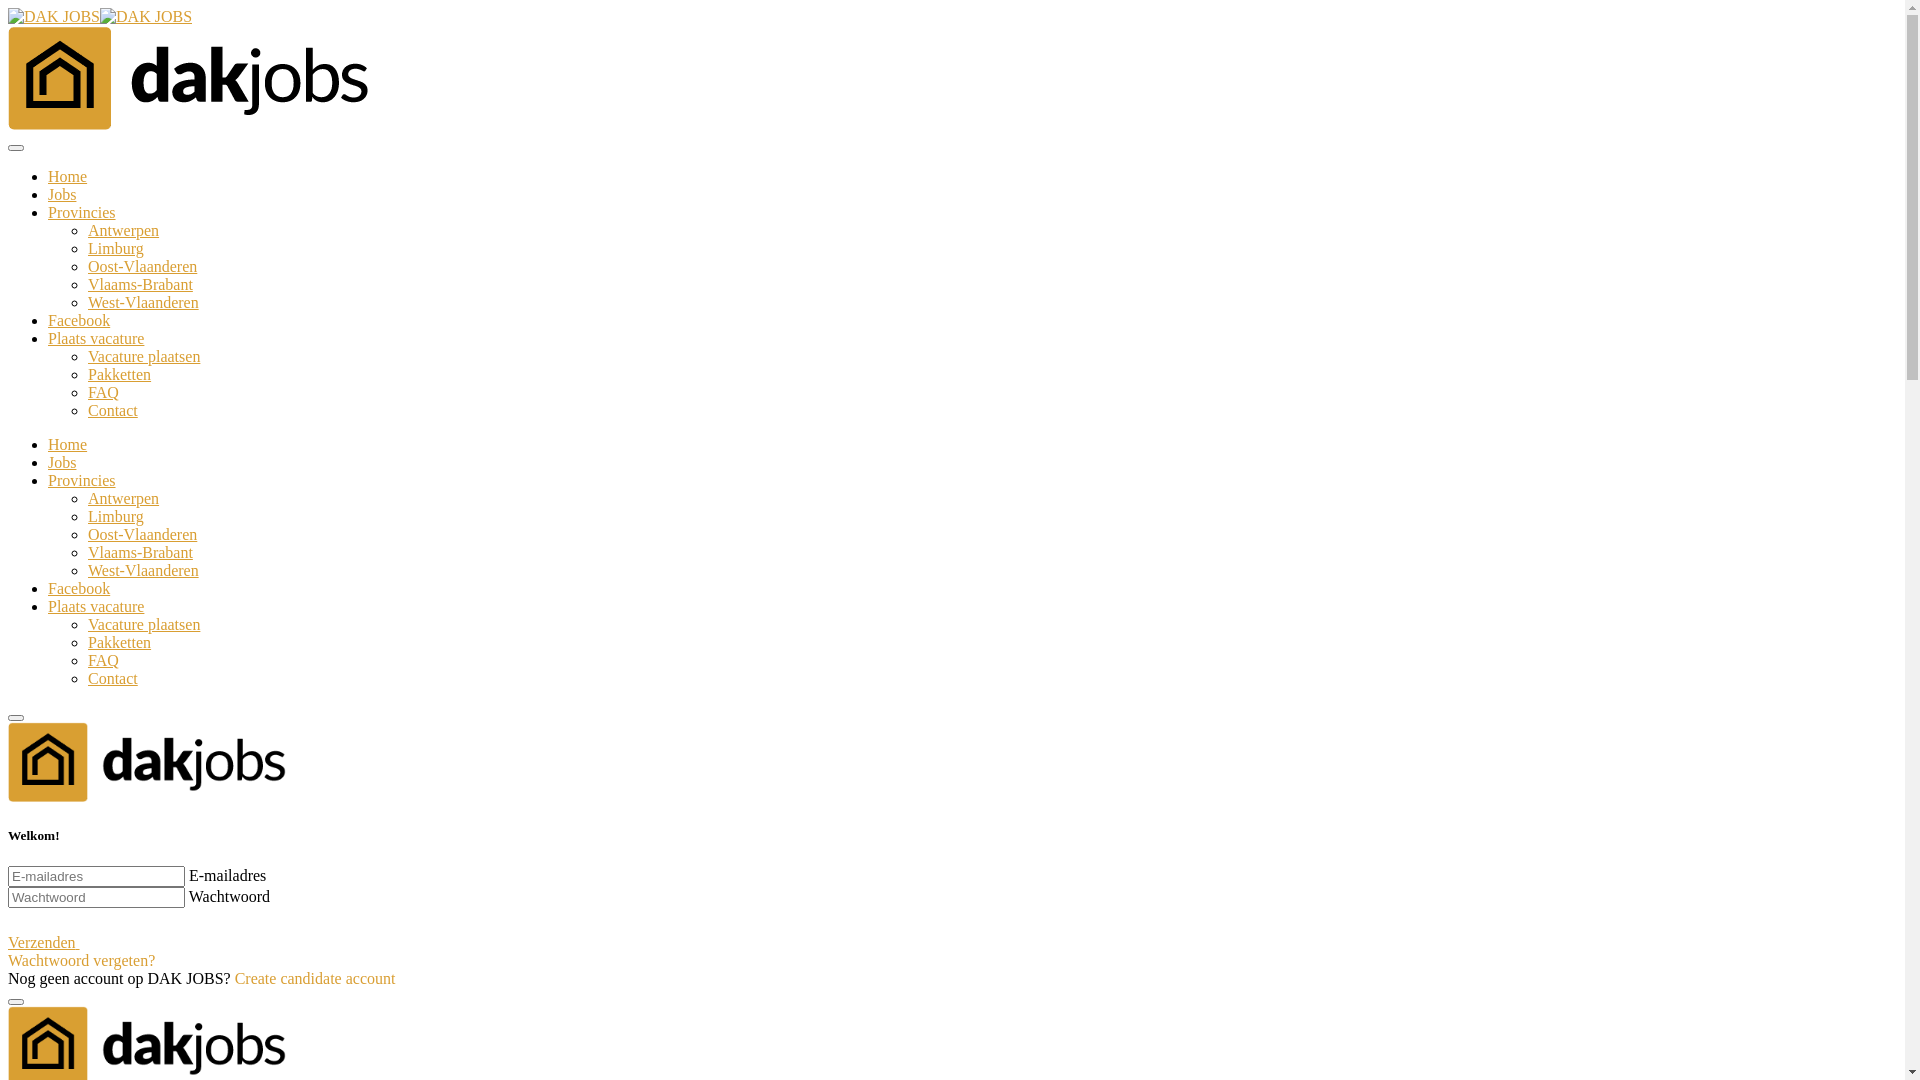  I want to click on 'Wachtwoord vergeten?', so click(80, 959).